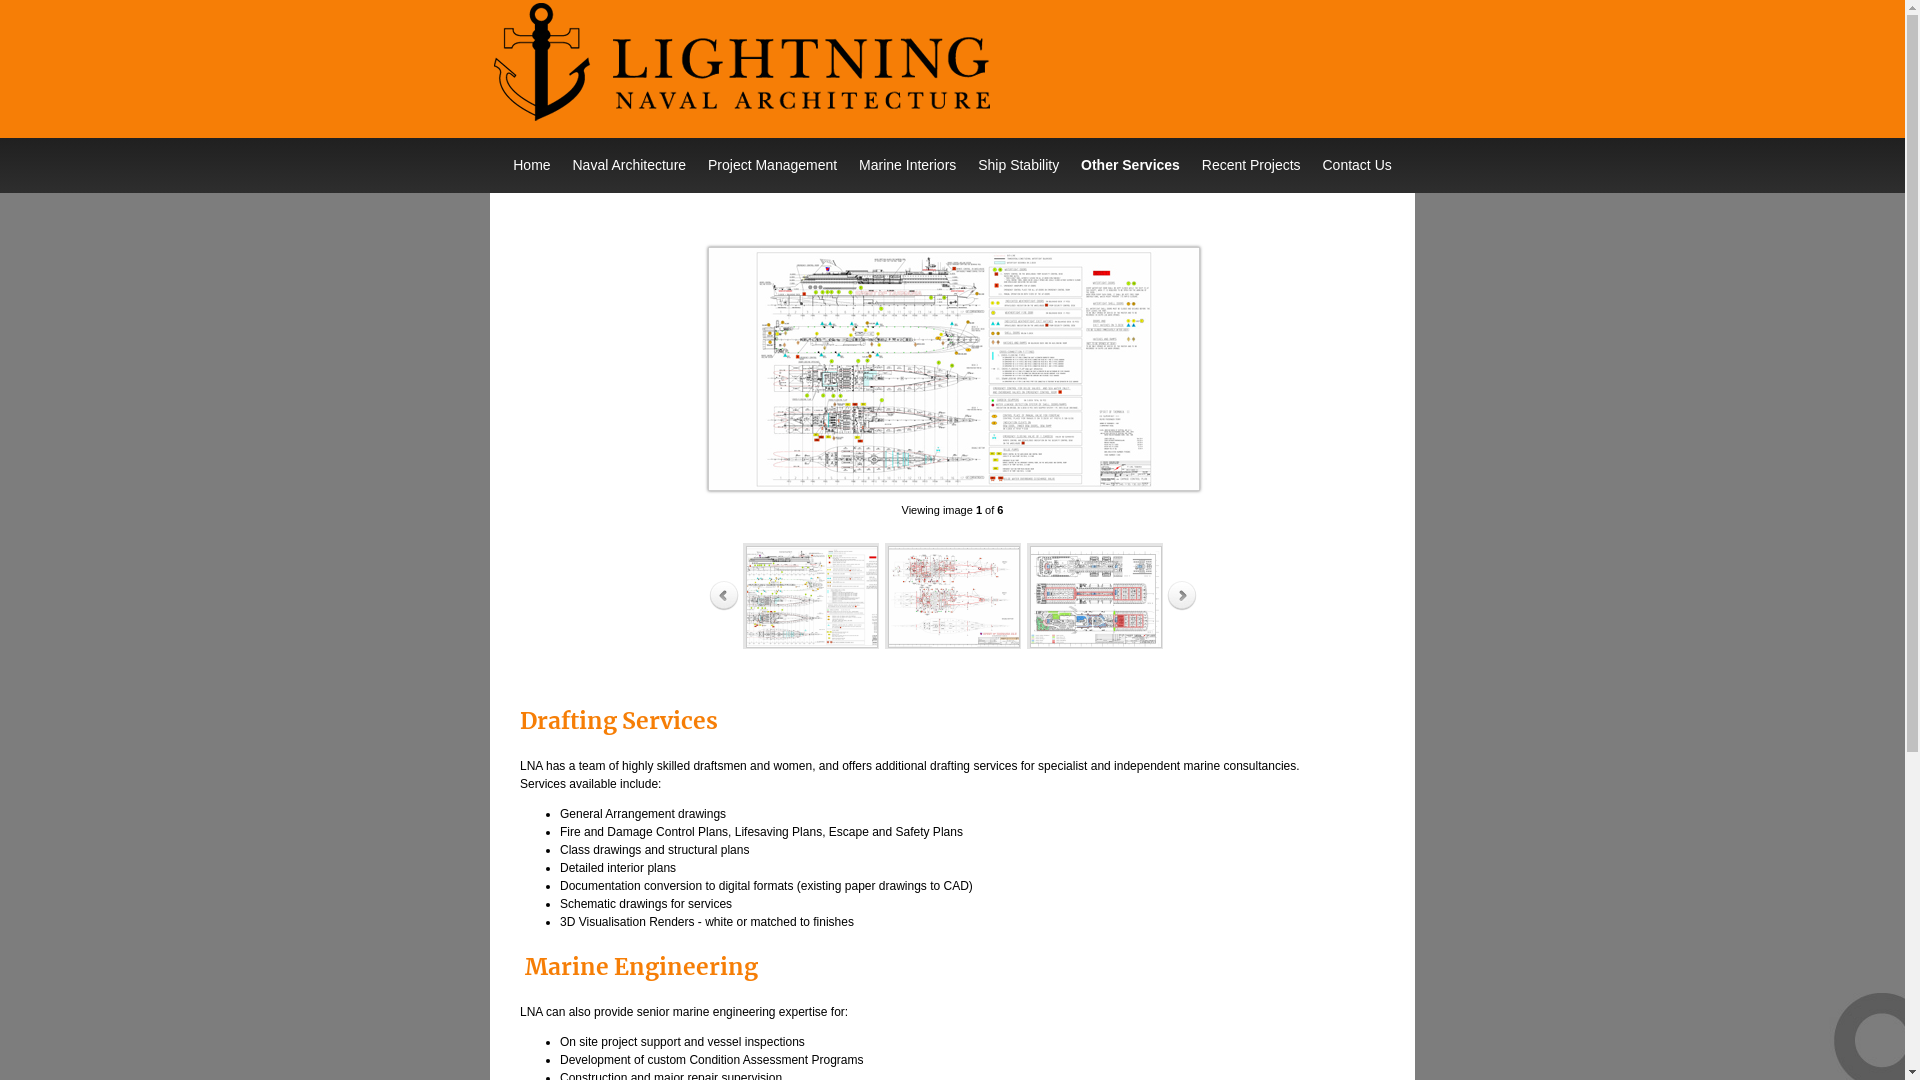  Describe the element at coordinates (906, 164) in the screenshot. I see `'Marine Interiors'` at that location.